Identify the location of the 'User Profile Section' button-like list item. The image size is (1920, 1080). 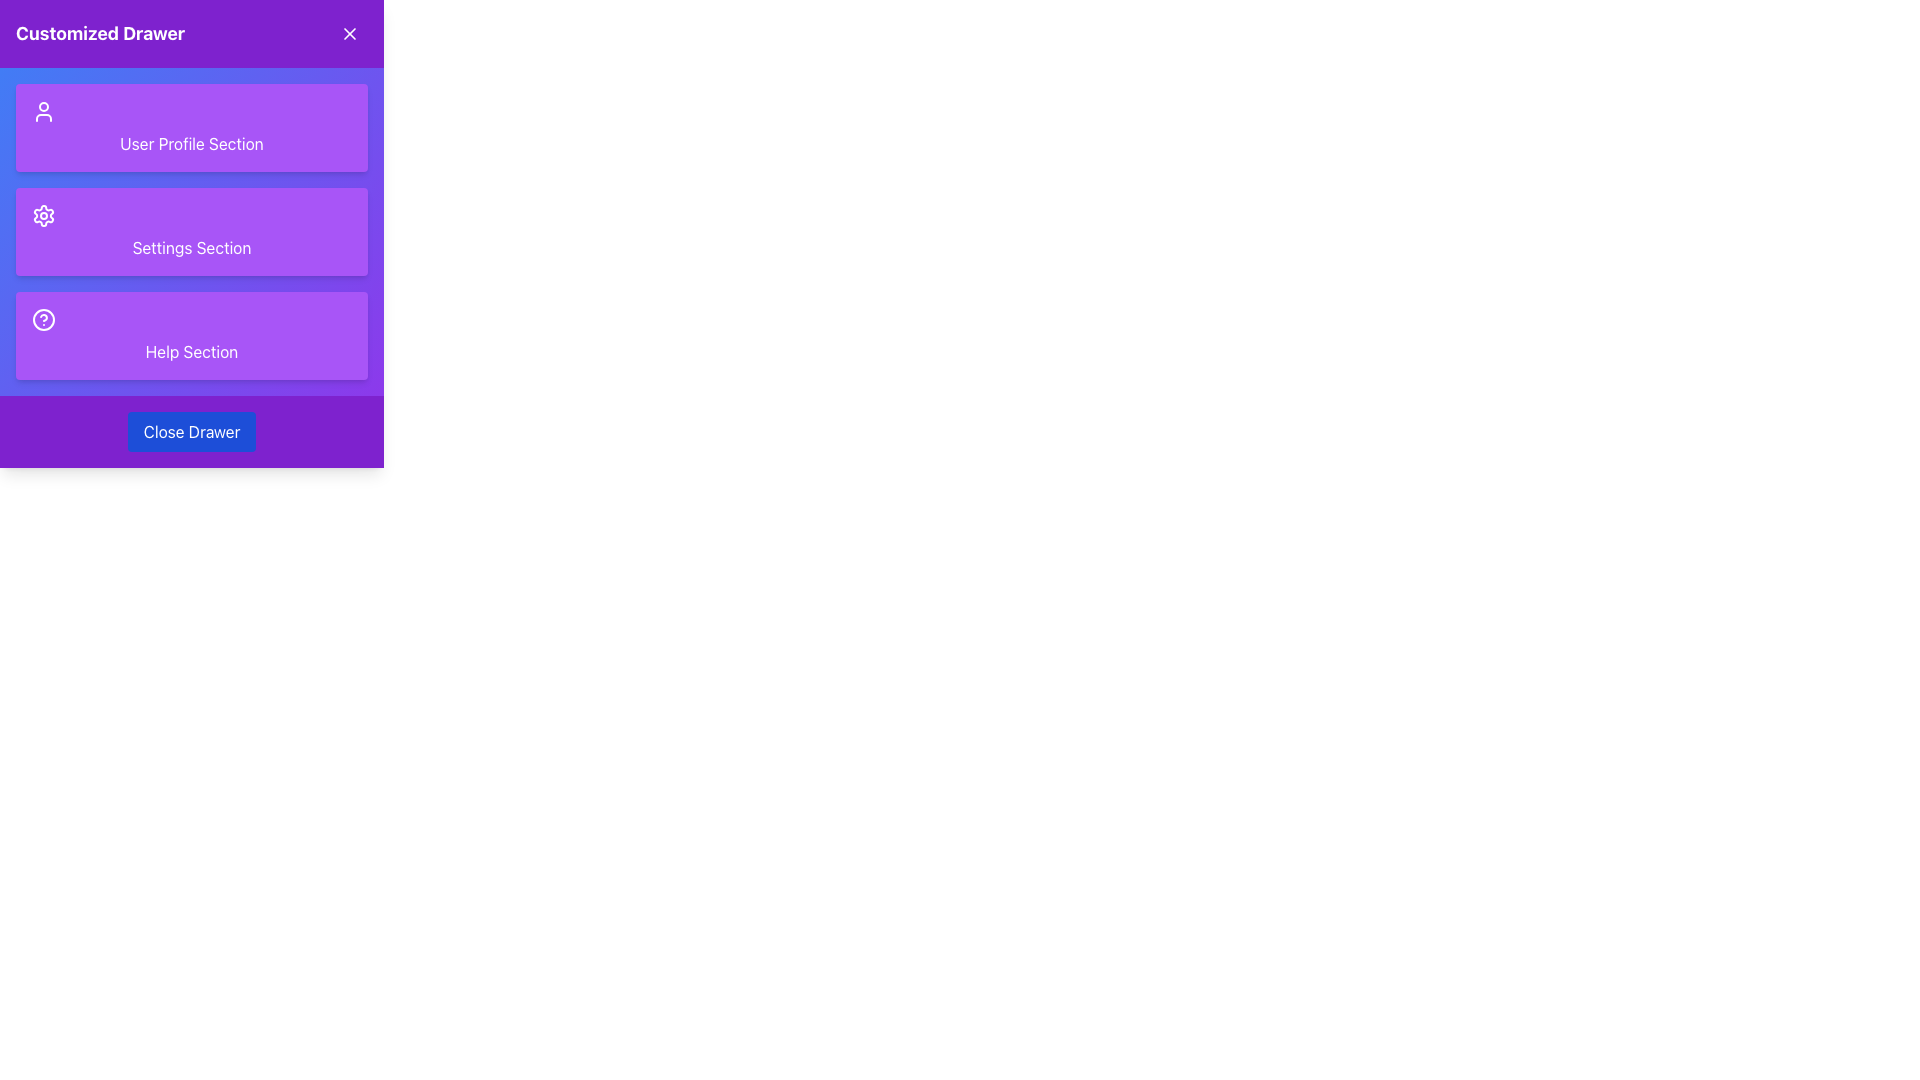
(192, 127).